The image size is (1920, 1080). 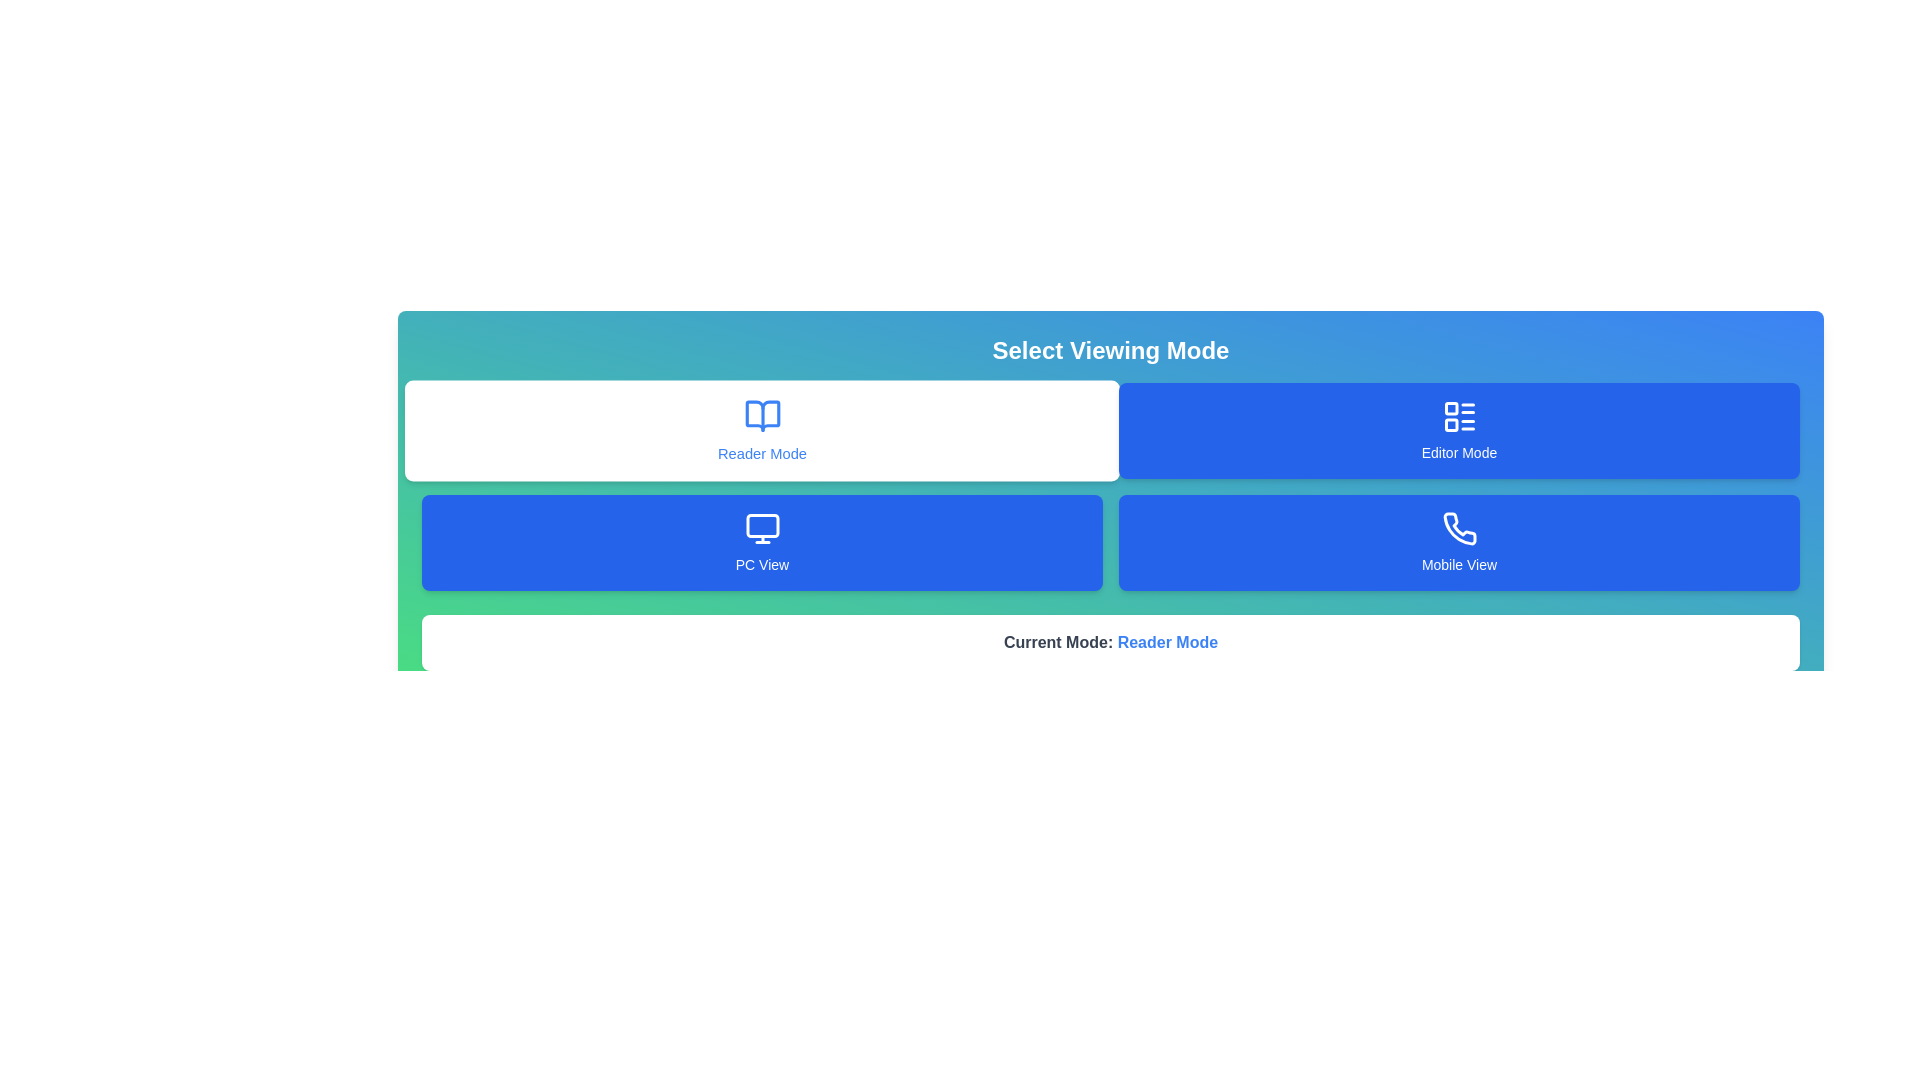 What do you see at coordinates (761, 543) in the screenshot?
I see `the view mode PC View by clicking on the corresponding button` at bounding box center [761, 543].